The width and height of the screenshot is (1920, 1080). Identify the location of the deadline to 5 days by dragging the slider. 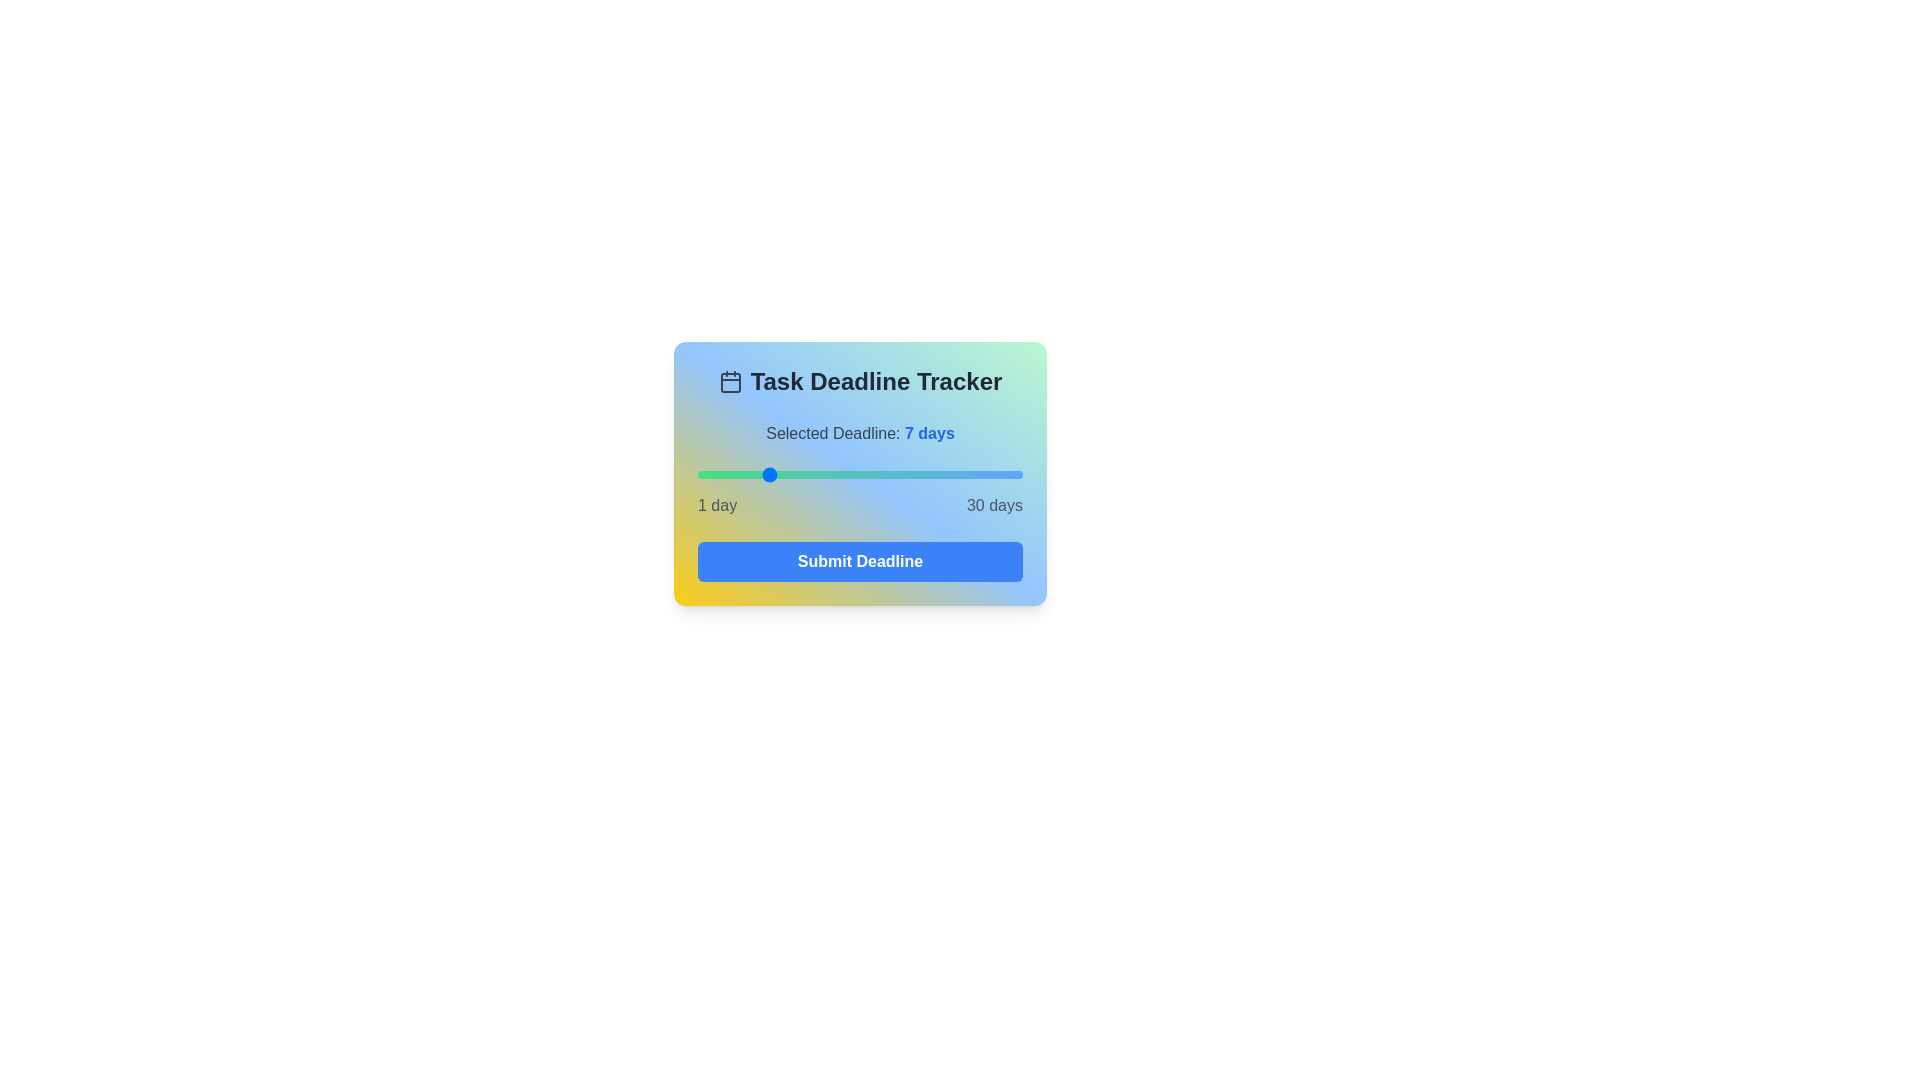
(741, 474).